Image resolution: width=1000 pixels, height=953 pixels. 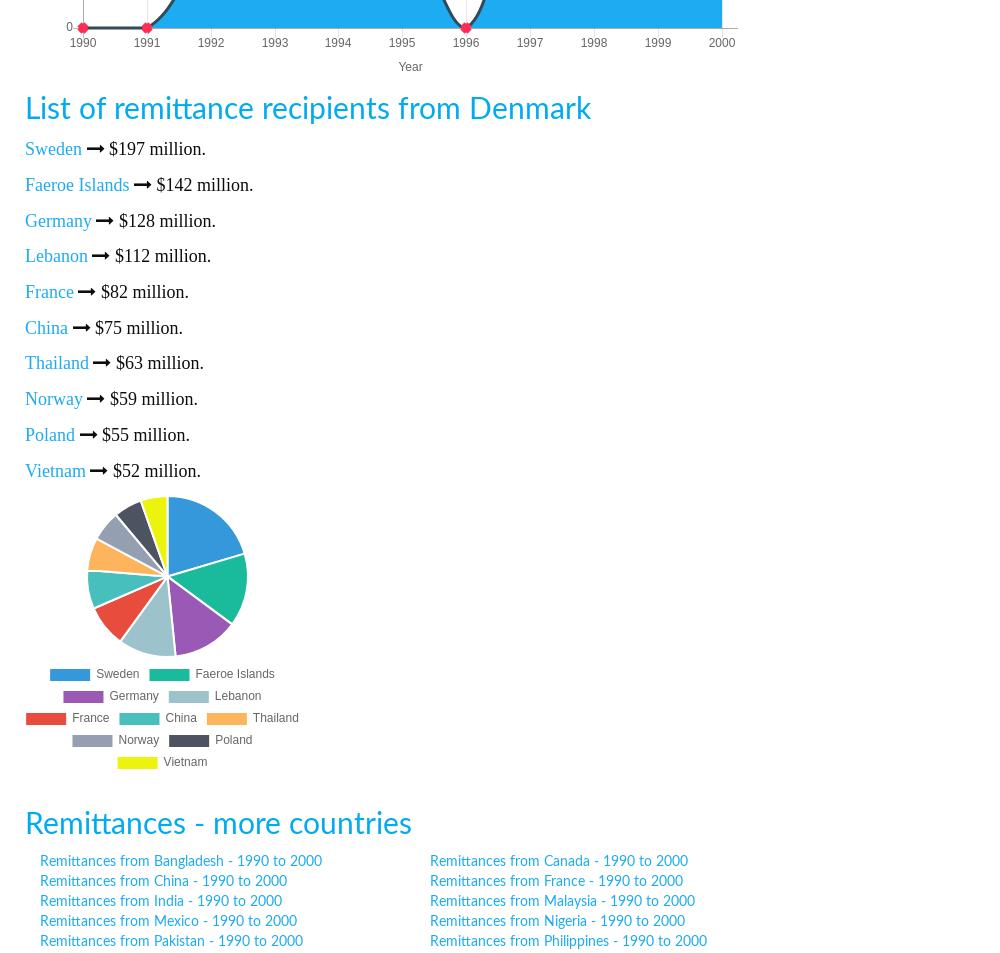 I want to click on '$82 million.', so click(x=142, y=290).